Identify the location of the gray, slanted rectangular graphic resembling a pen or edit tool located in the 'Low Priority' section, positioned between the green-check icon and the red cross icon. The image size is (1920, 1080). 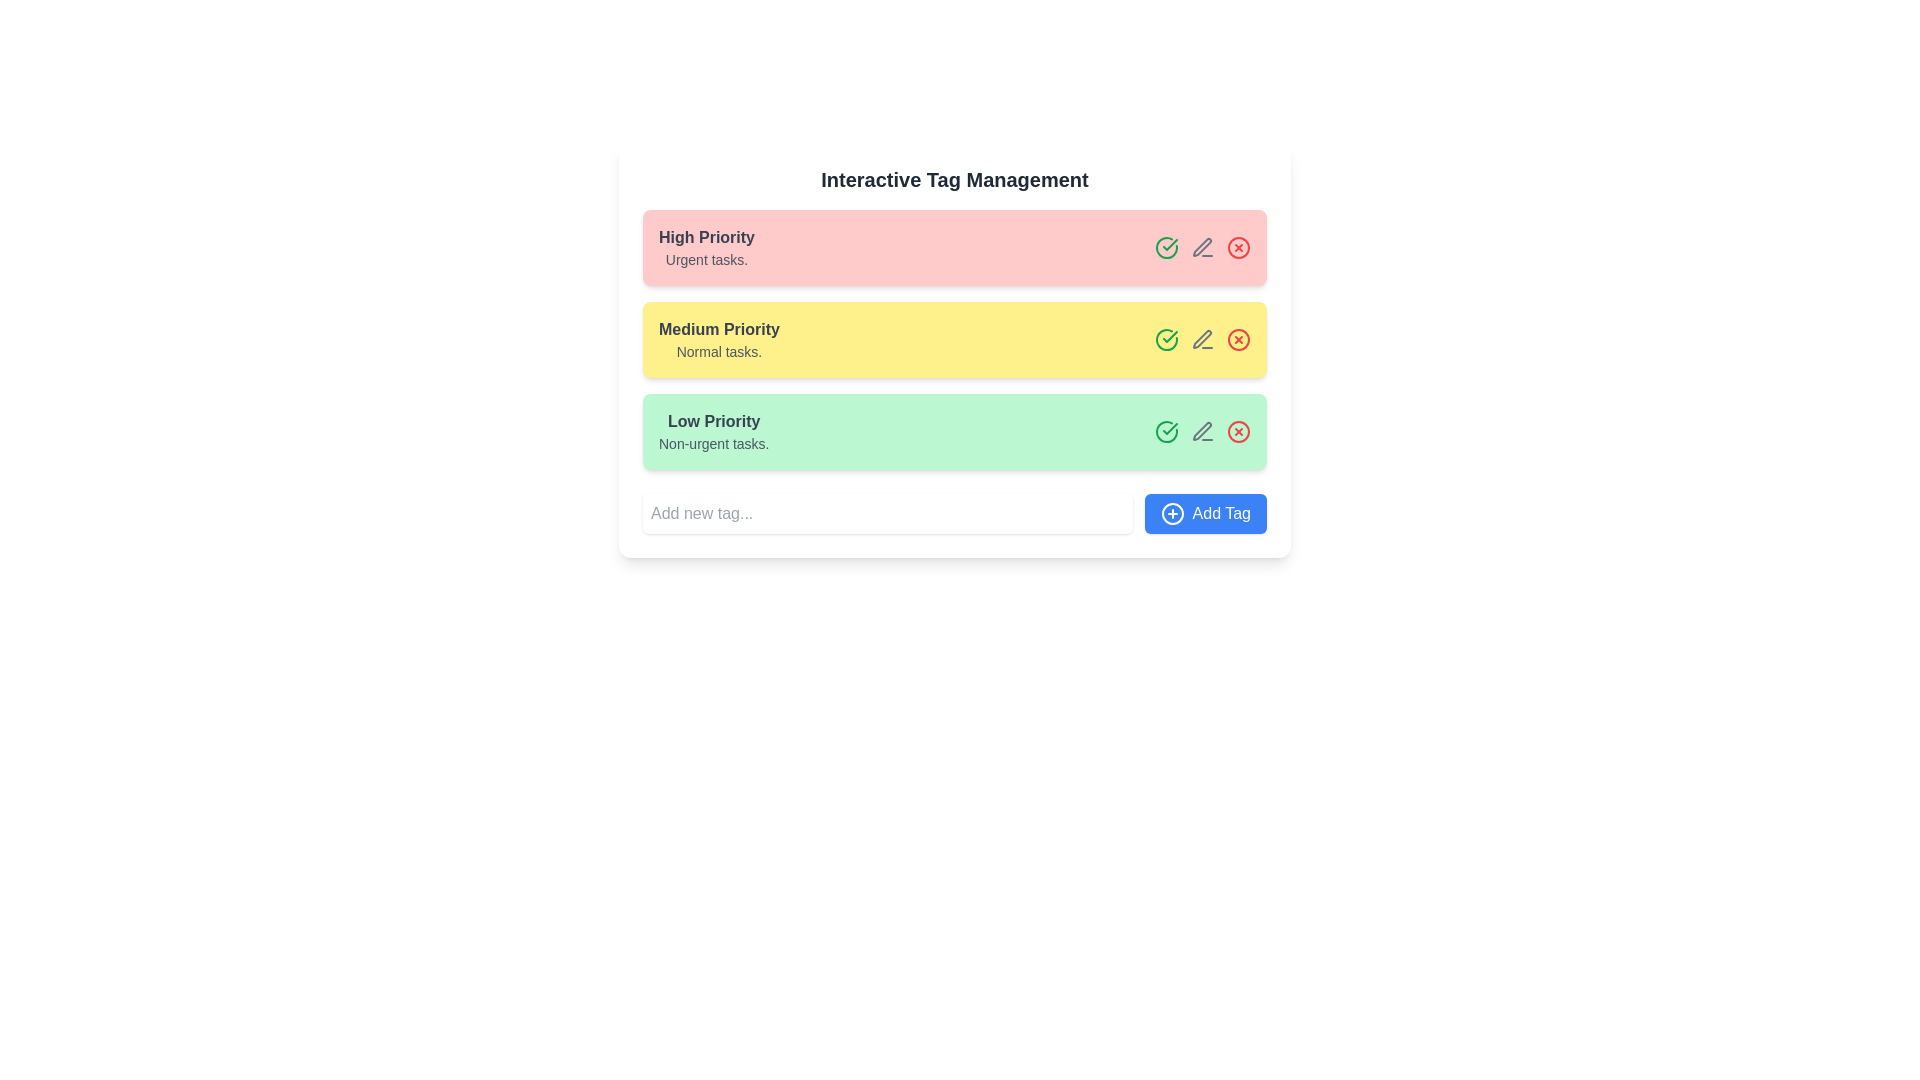
(1201, 430).